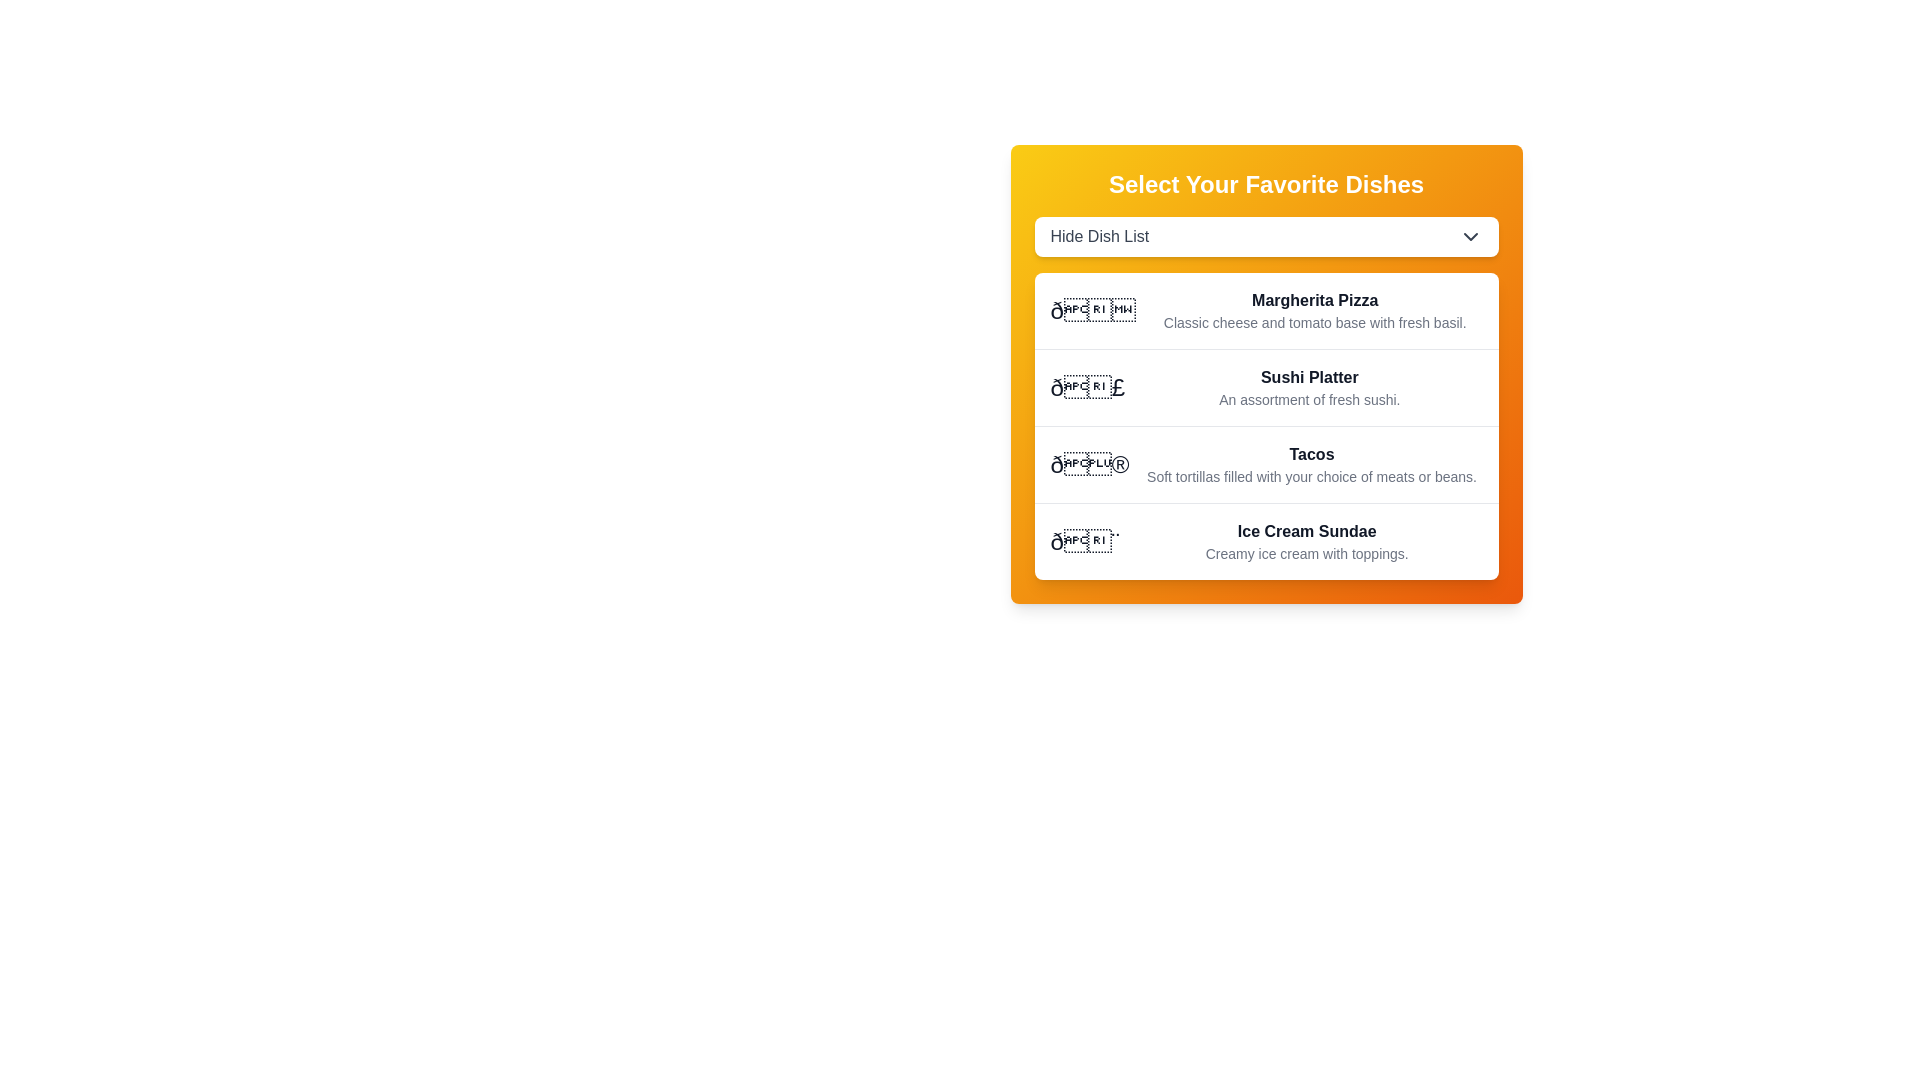 This screenshot has height=1080, width=1920. I want to click on the Text Label for the menu item 'Ice Cream Sundae', which is the fourth item in the menu list, positioned above the description 'Creamy ice cream with toppings.', so click(1307, 531).